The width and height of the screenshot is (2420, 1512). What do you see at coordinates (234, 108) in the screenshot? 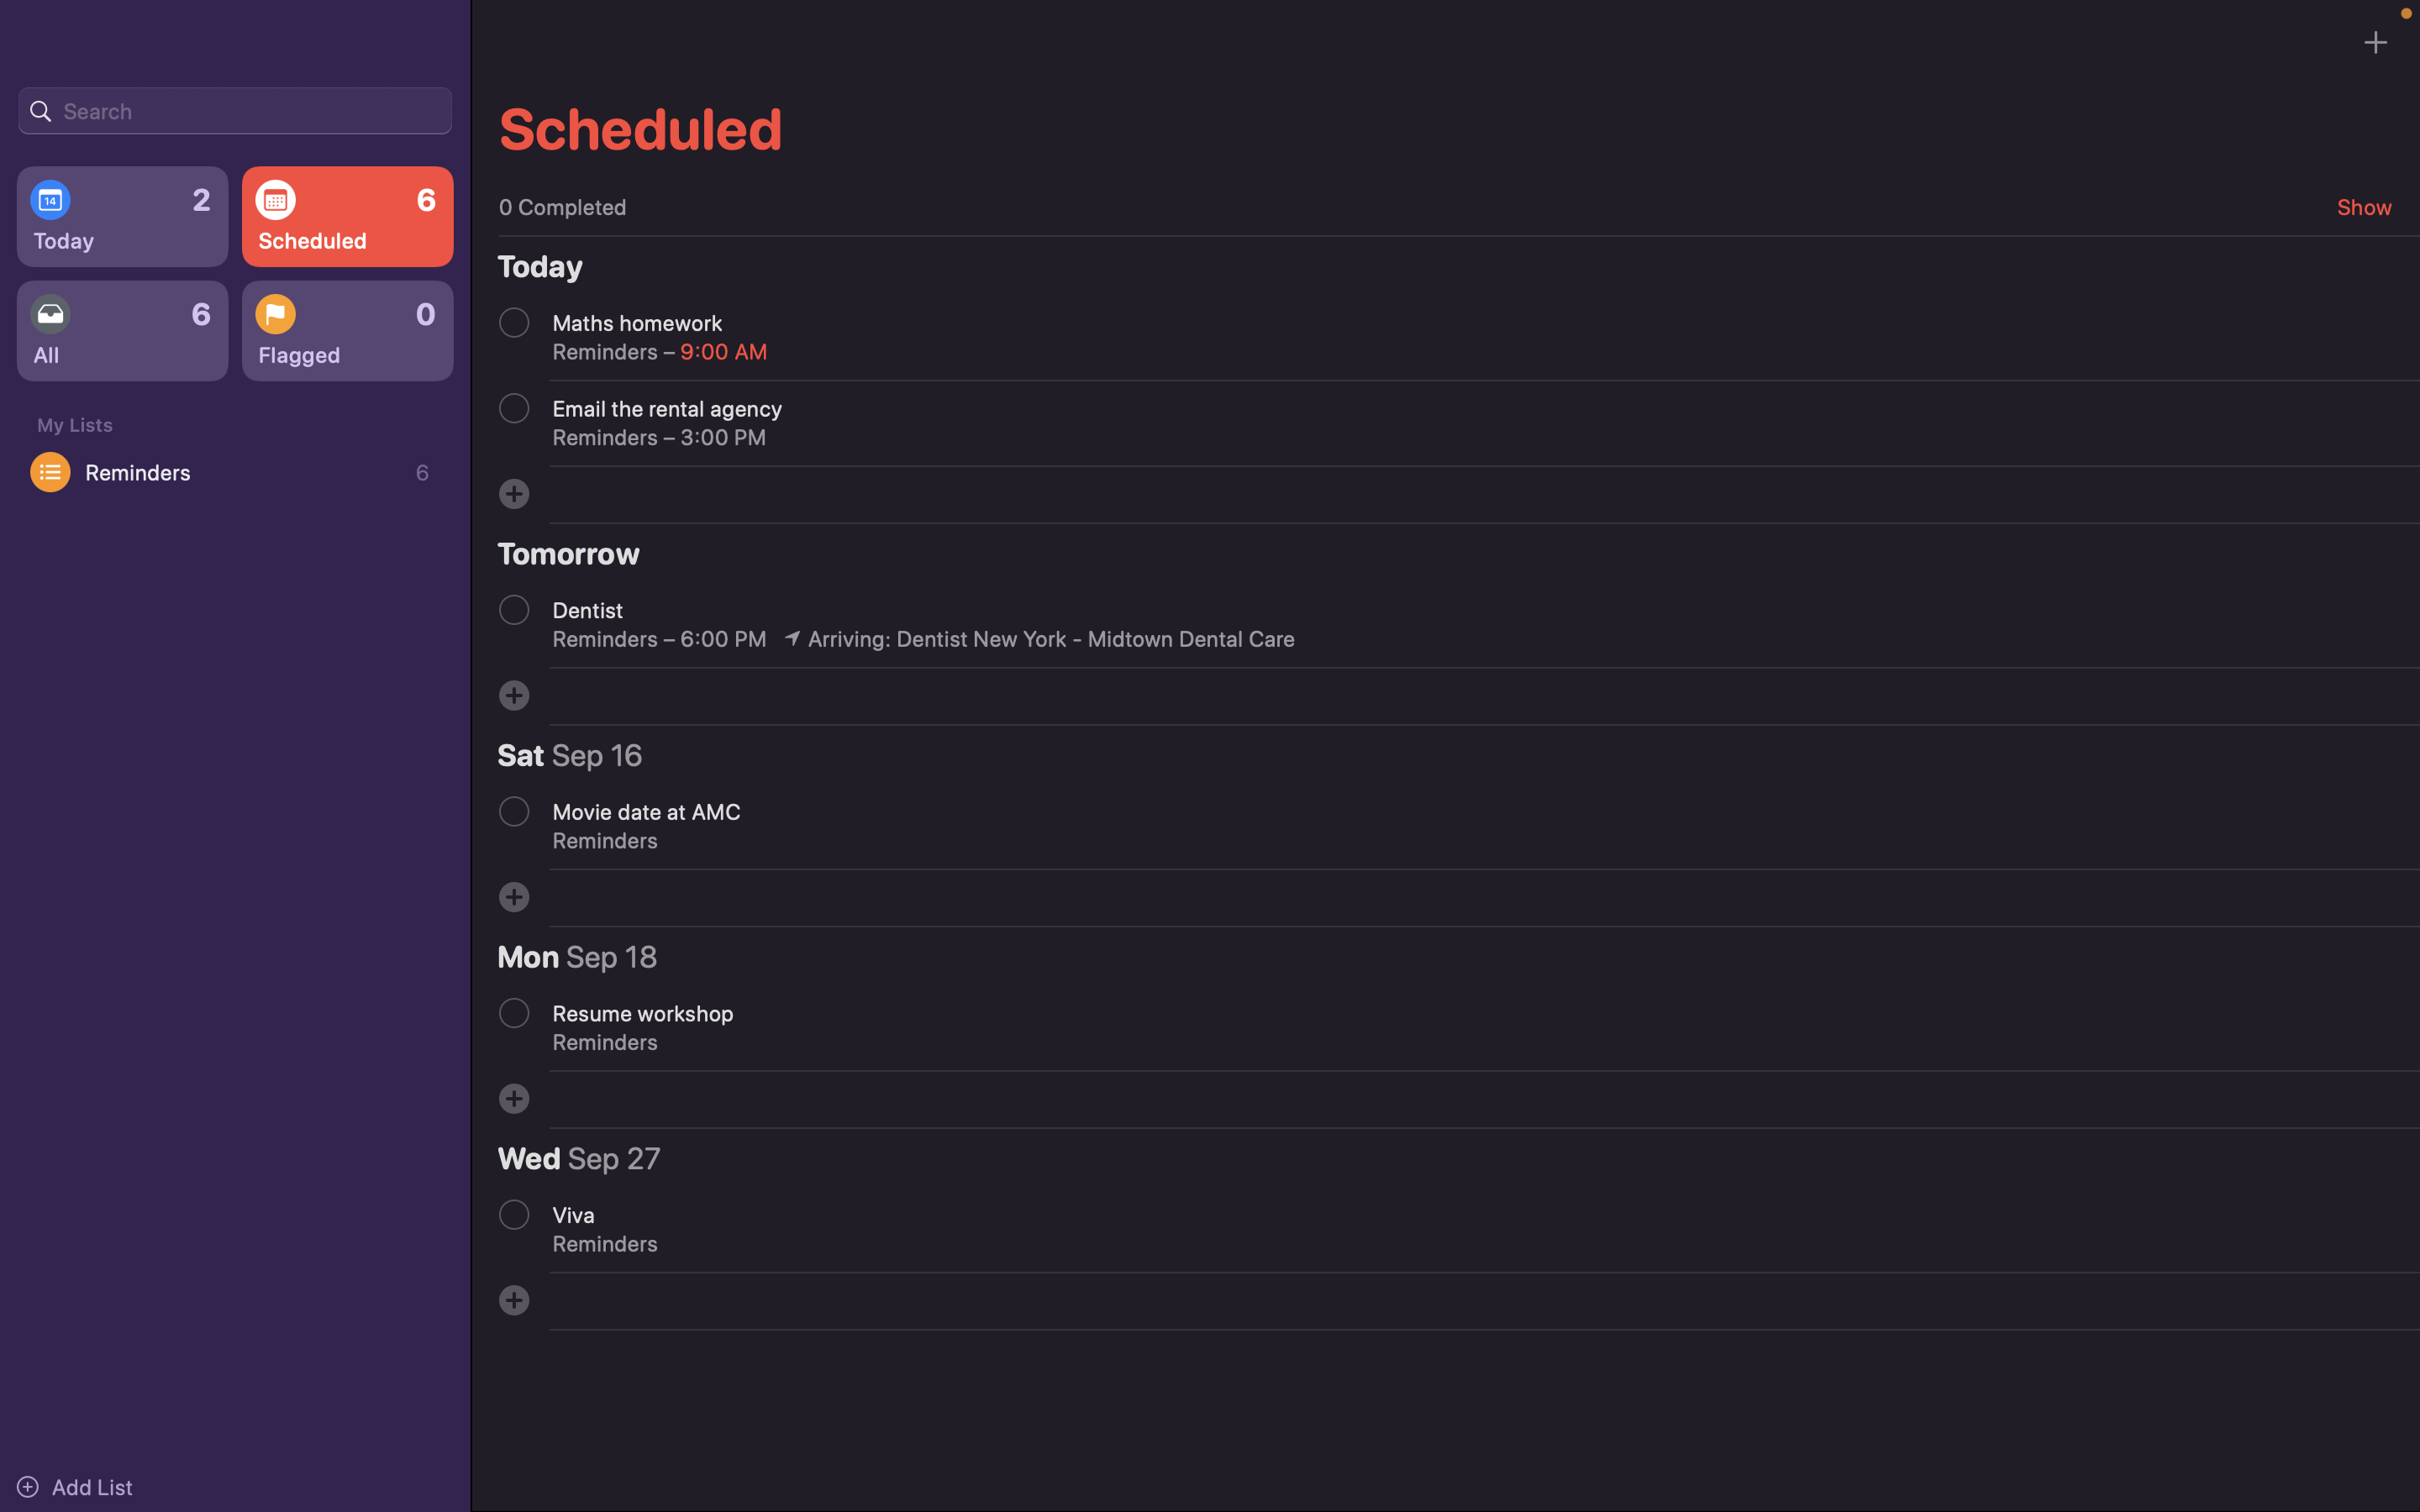
I see `Search for occurrences related to a holiday` at bounding box center [234, 108].